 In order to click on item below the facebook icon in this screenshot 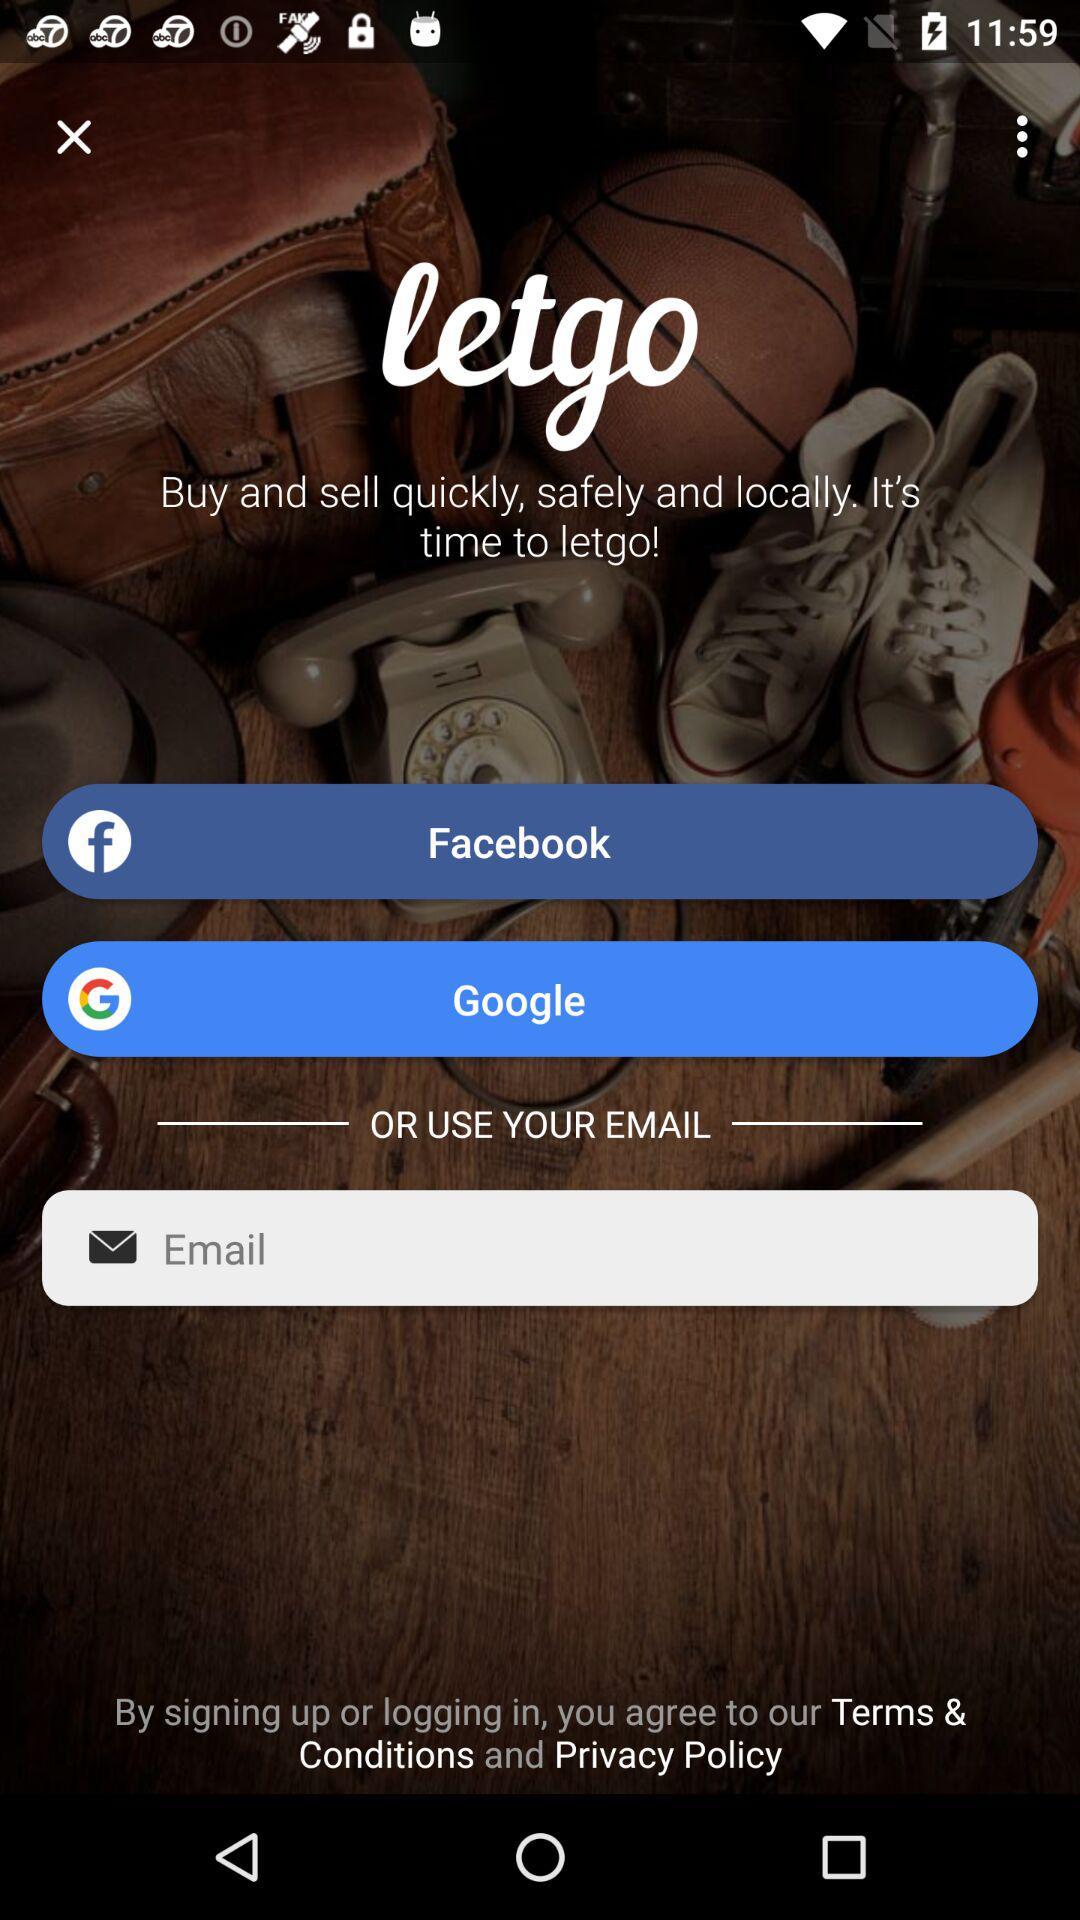, I will do `click(540, 998)`.